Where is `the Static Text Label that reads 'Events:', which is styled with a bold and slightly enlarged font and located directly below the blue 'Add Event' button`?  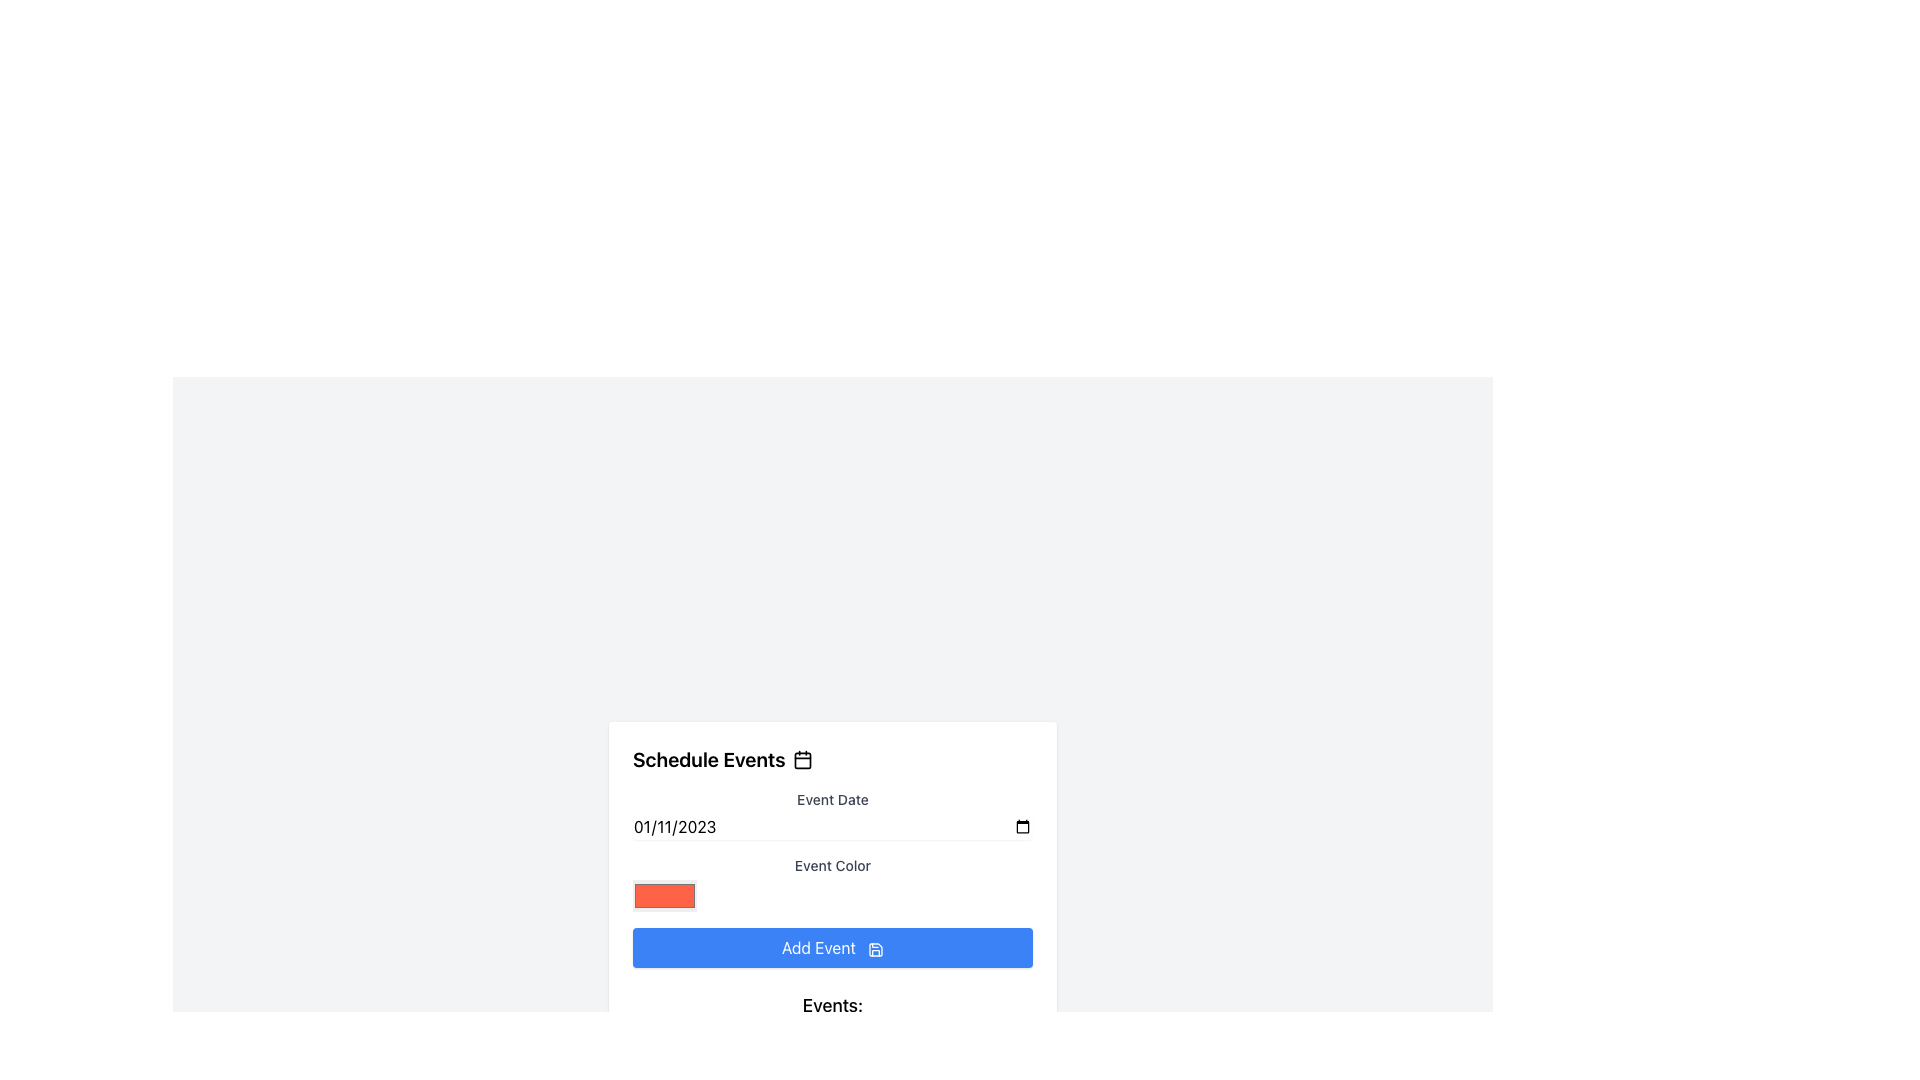
the Static Text Label that reads 'Events:', which is styled with a bold and slightly enlarged font and located directly below the blue 'Add Event' button is located at coordinates (833, 1006).